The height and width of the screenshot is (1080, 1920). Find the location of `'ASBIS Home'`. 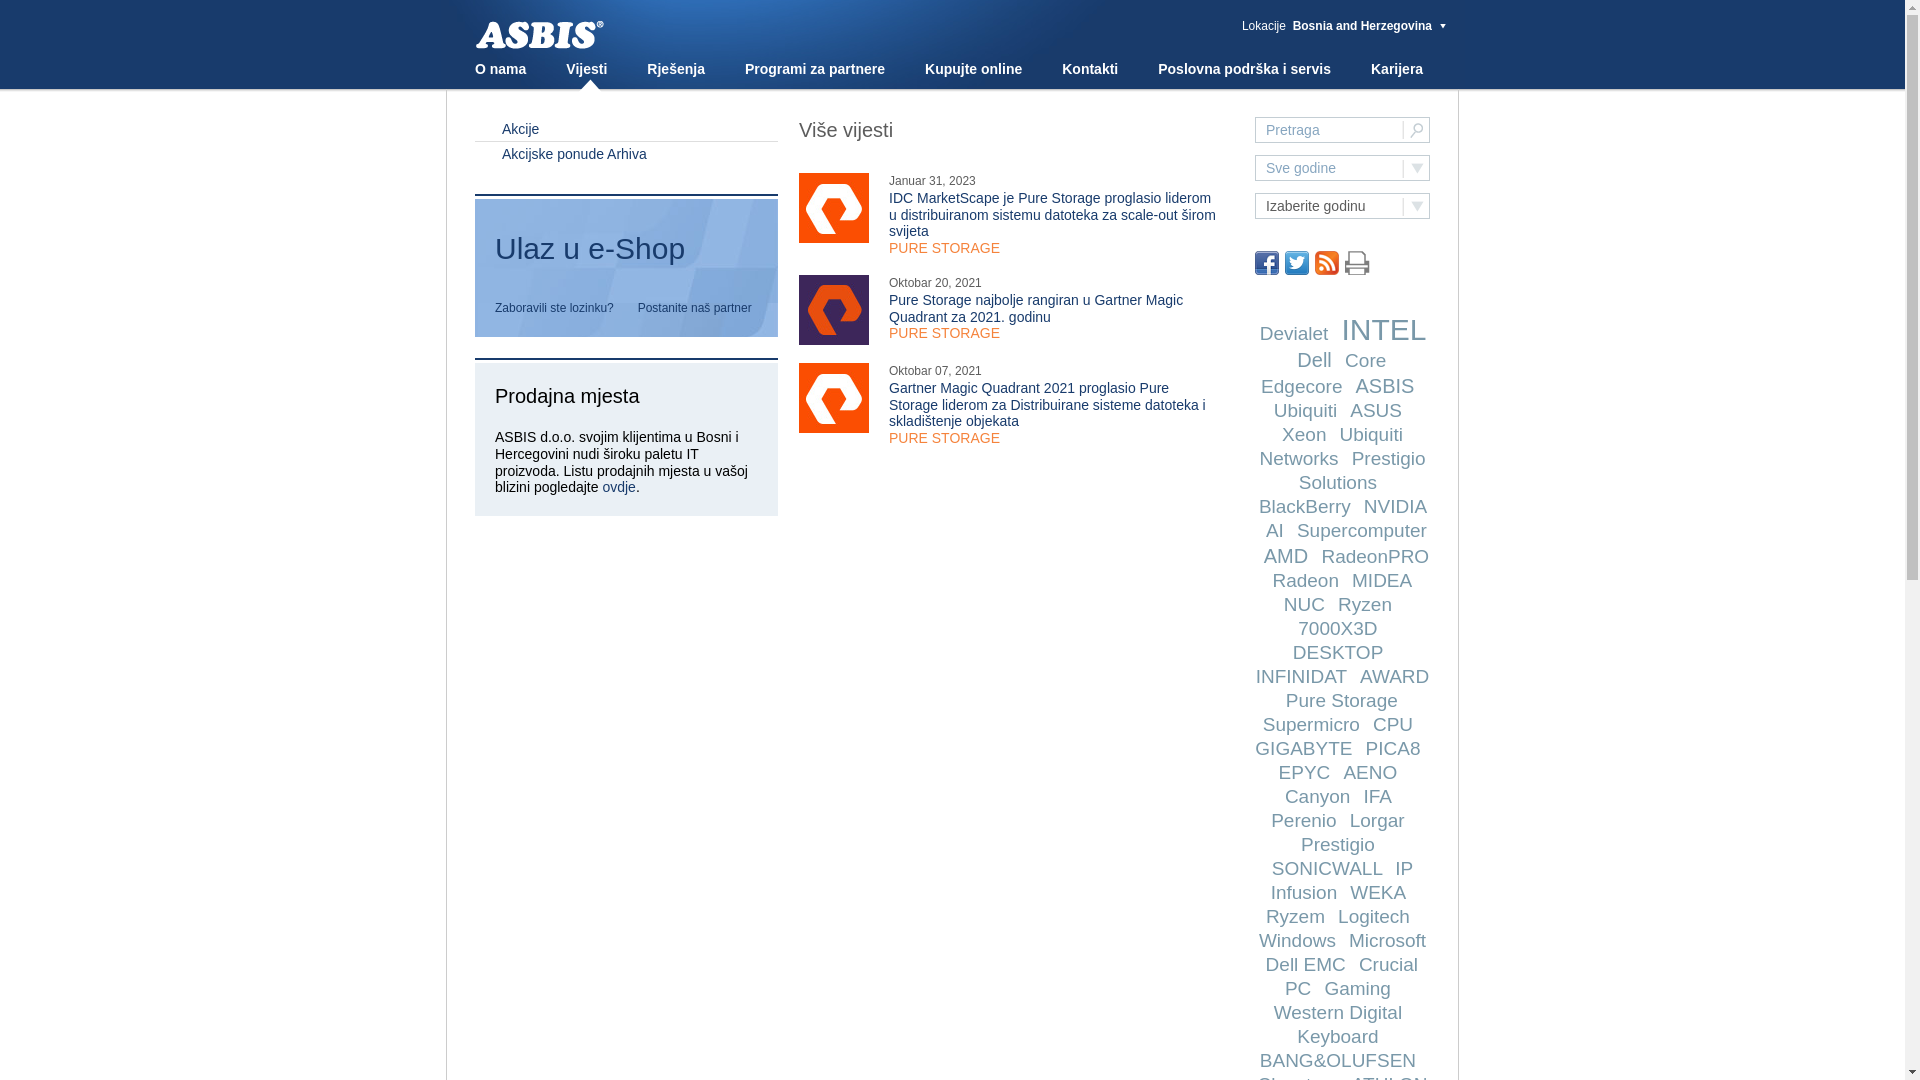

'ASBIS Home' is located at coordinates (473, 35).